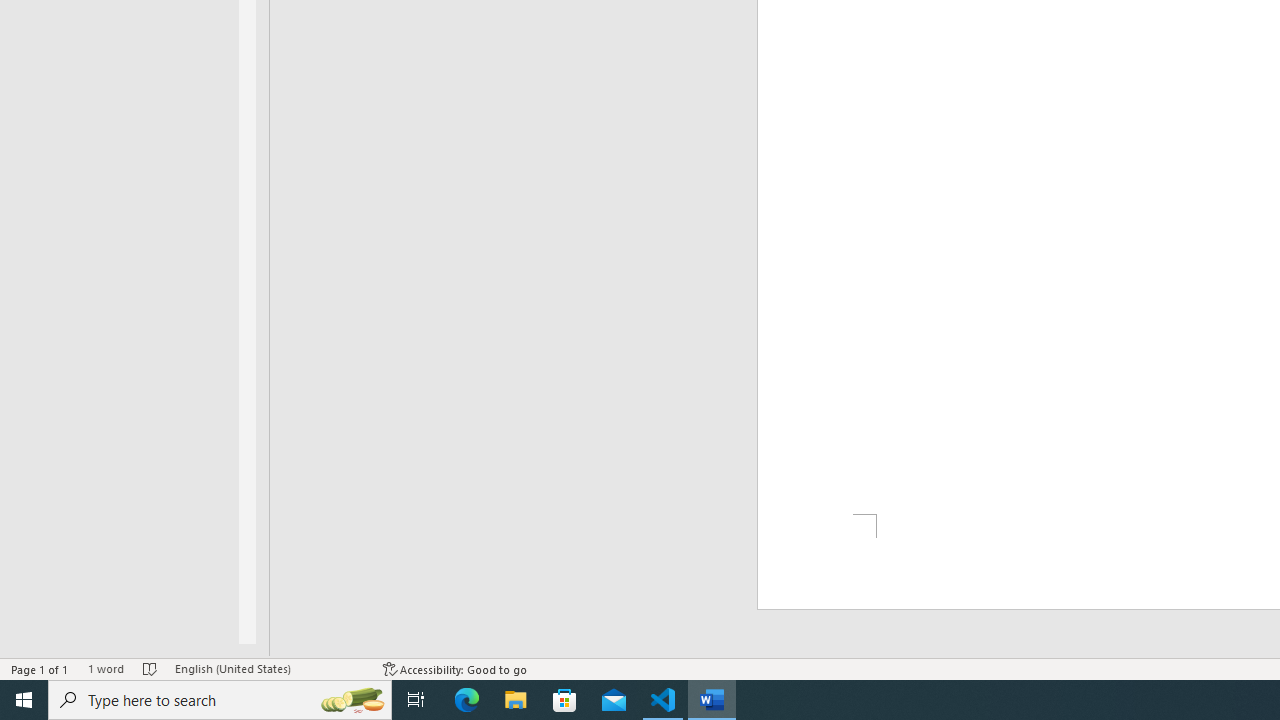 The image size is (1280, 720). I want to click on 'Accessibility Checker Accessibility: Good to go', so click(454, 669).